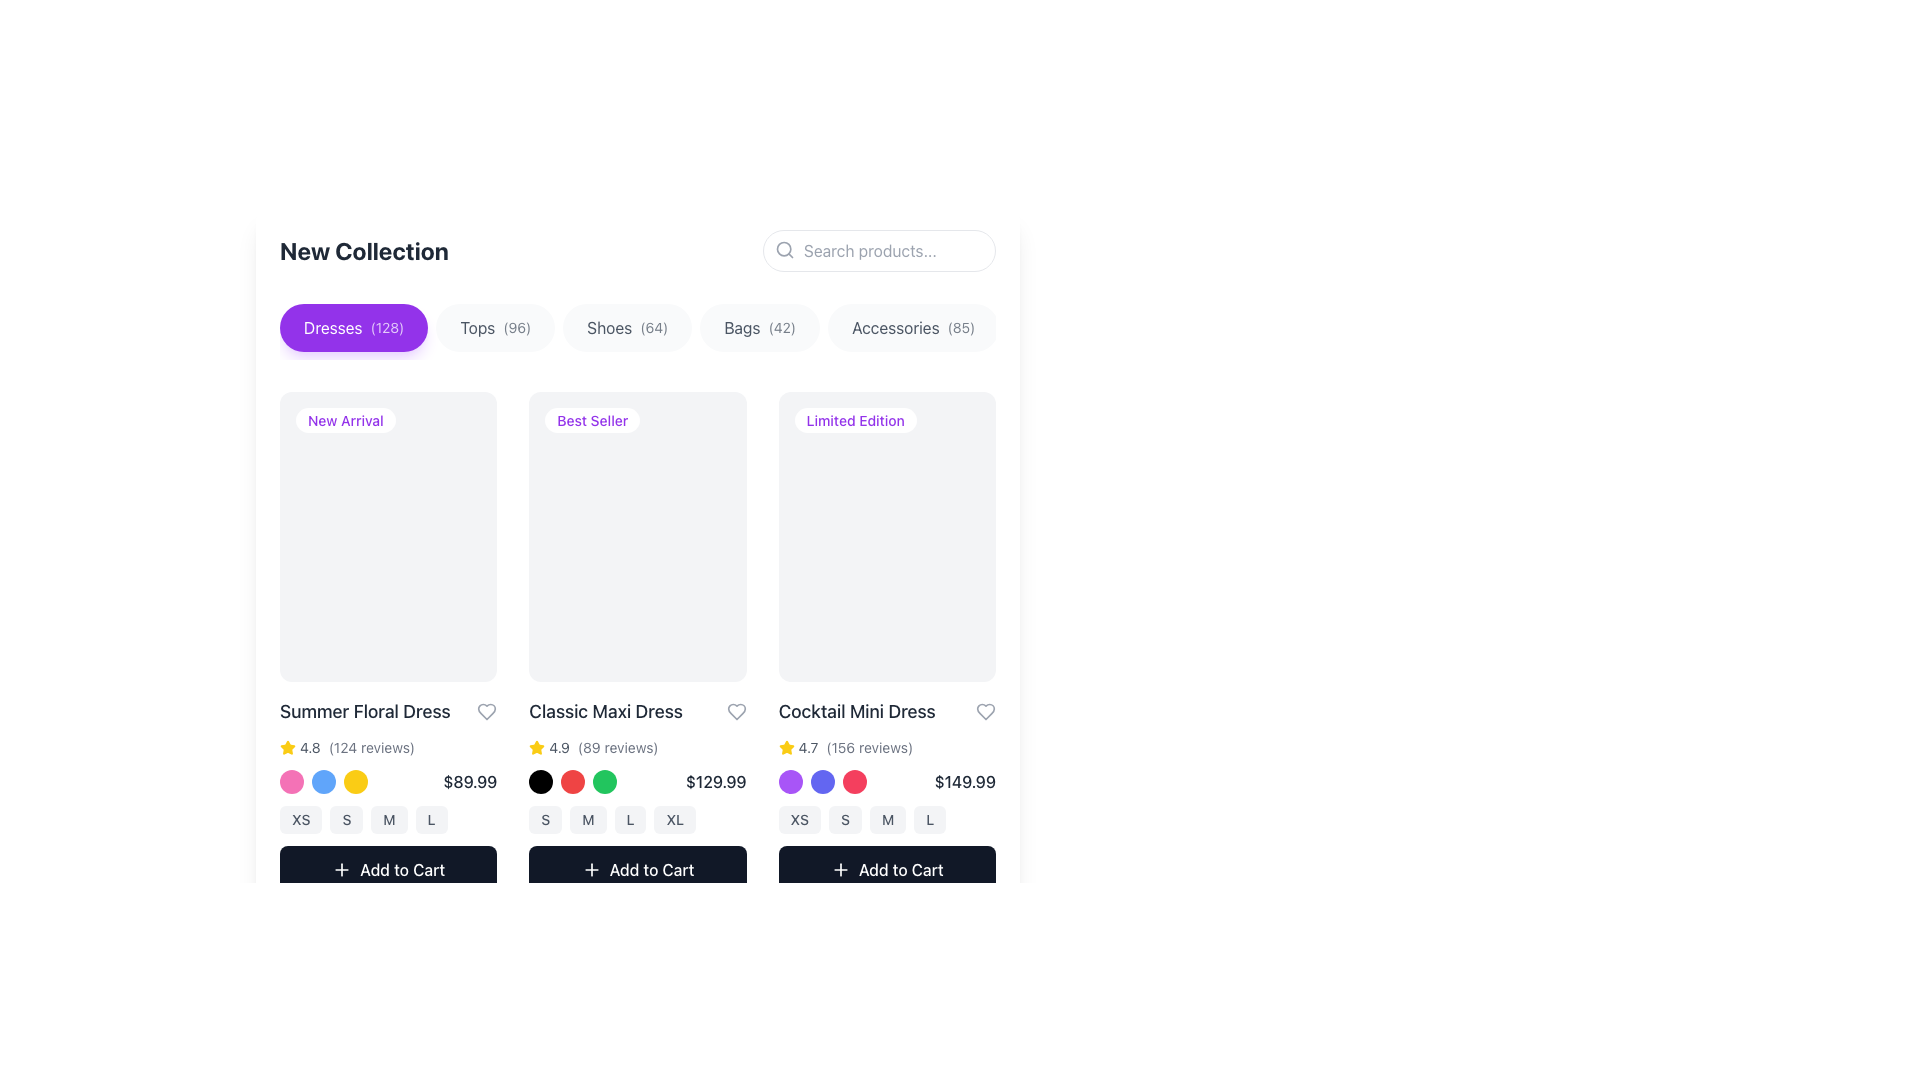 The height and width of the screenshot is (1080, 1920). I want to click on the 'New Arrival' label styled with purple text, located in the top-left corner of the first product card in the 'New Collection' section, so click(345, 419).